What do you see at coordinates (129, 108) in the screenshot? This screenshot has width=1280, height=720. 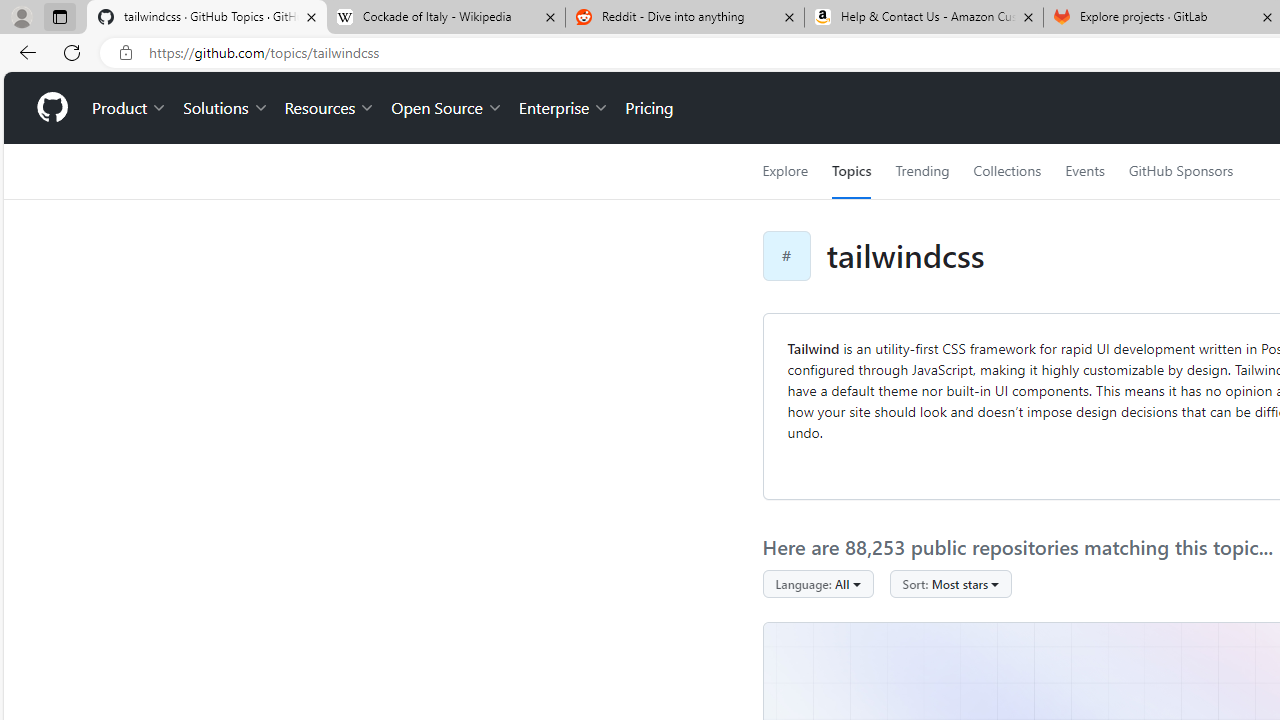 I see `'Product'` at bounding box center [129, 108].